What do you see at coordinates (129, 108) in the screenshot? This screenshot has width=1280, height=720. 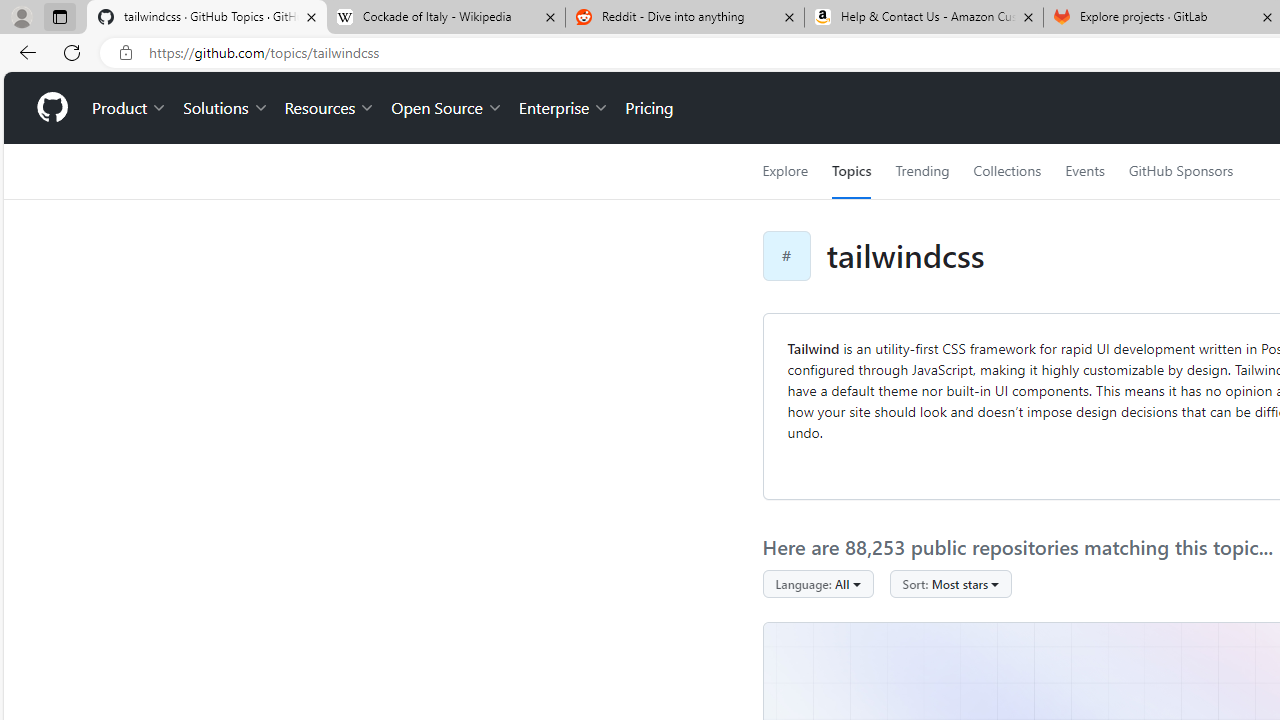 I see `'Product'` at bounding box center [129, 108].